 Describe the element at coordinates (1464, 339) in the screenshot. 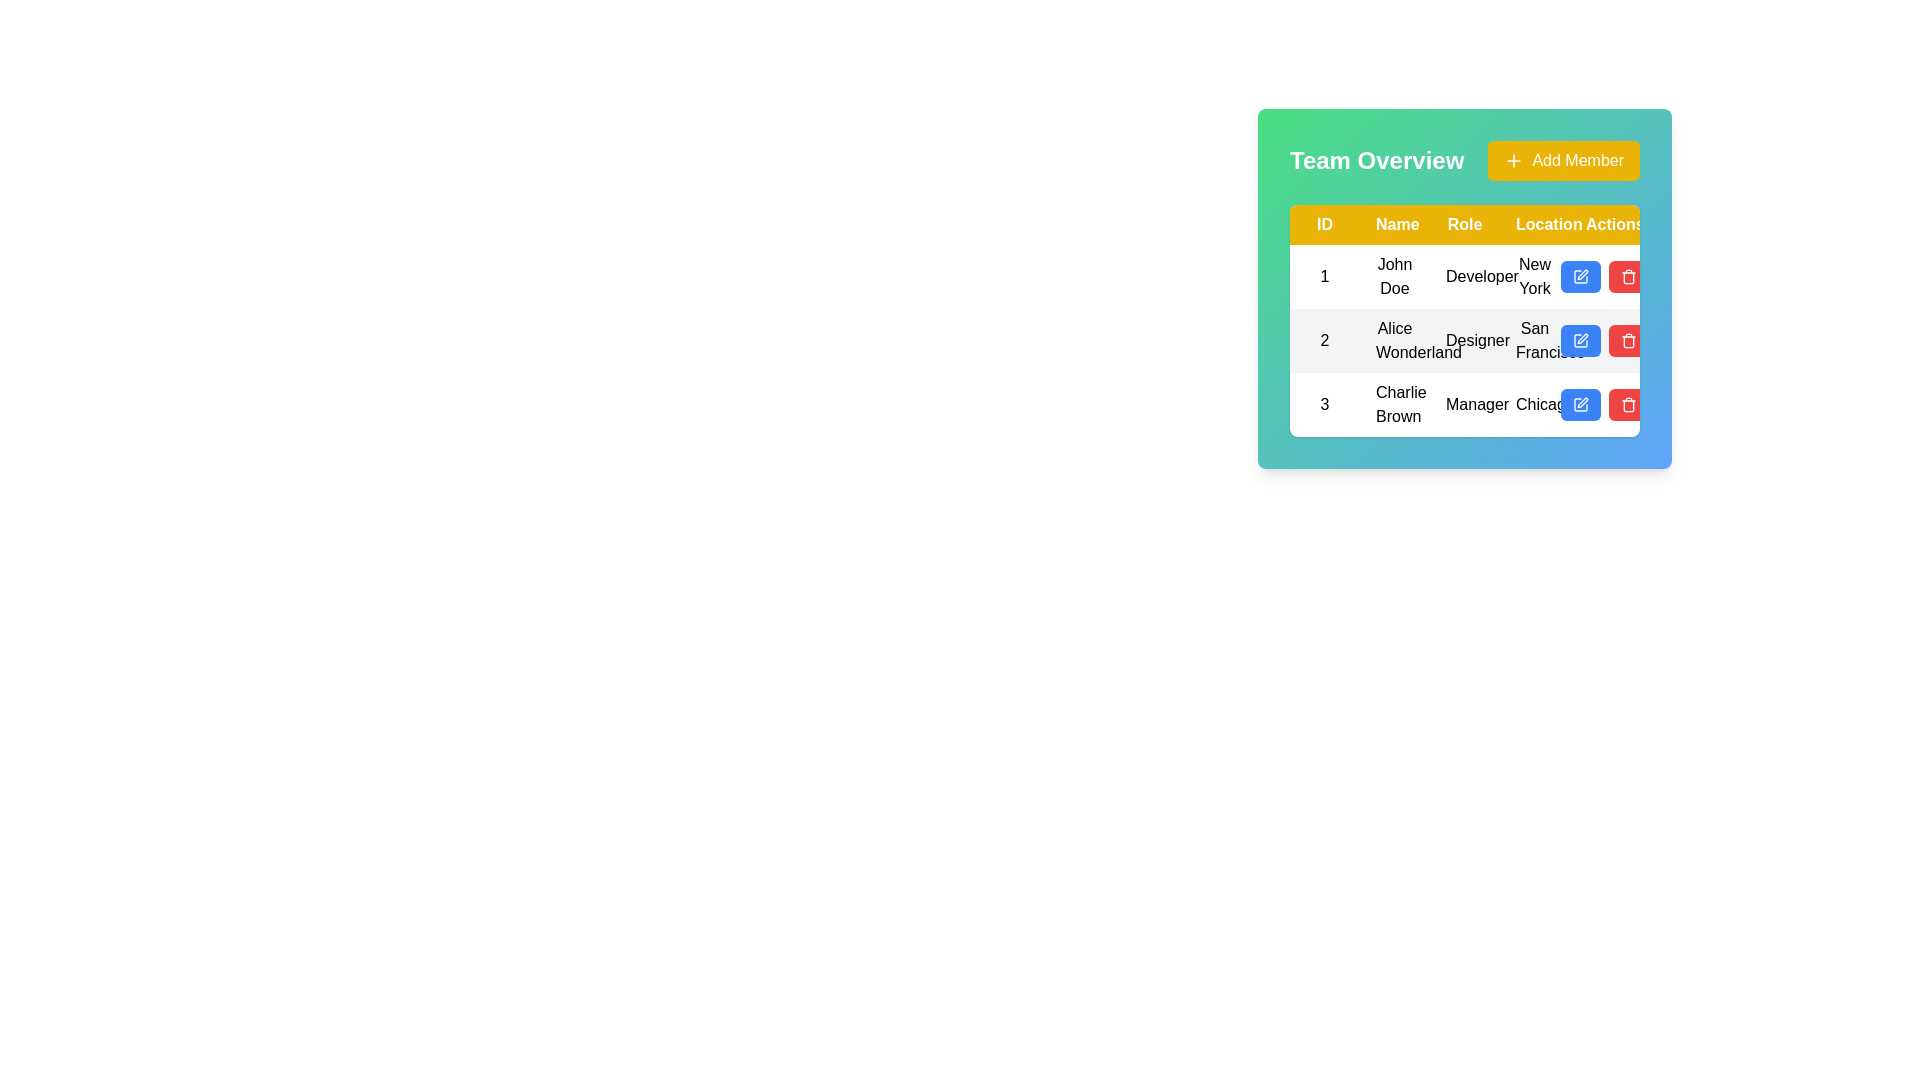

I see `the static text displaying the role 'Designer' for 'Alice Wonderland' in the table` at that location.